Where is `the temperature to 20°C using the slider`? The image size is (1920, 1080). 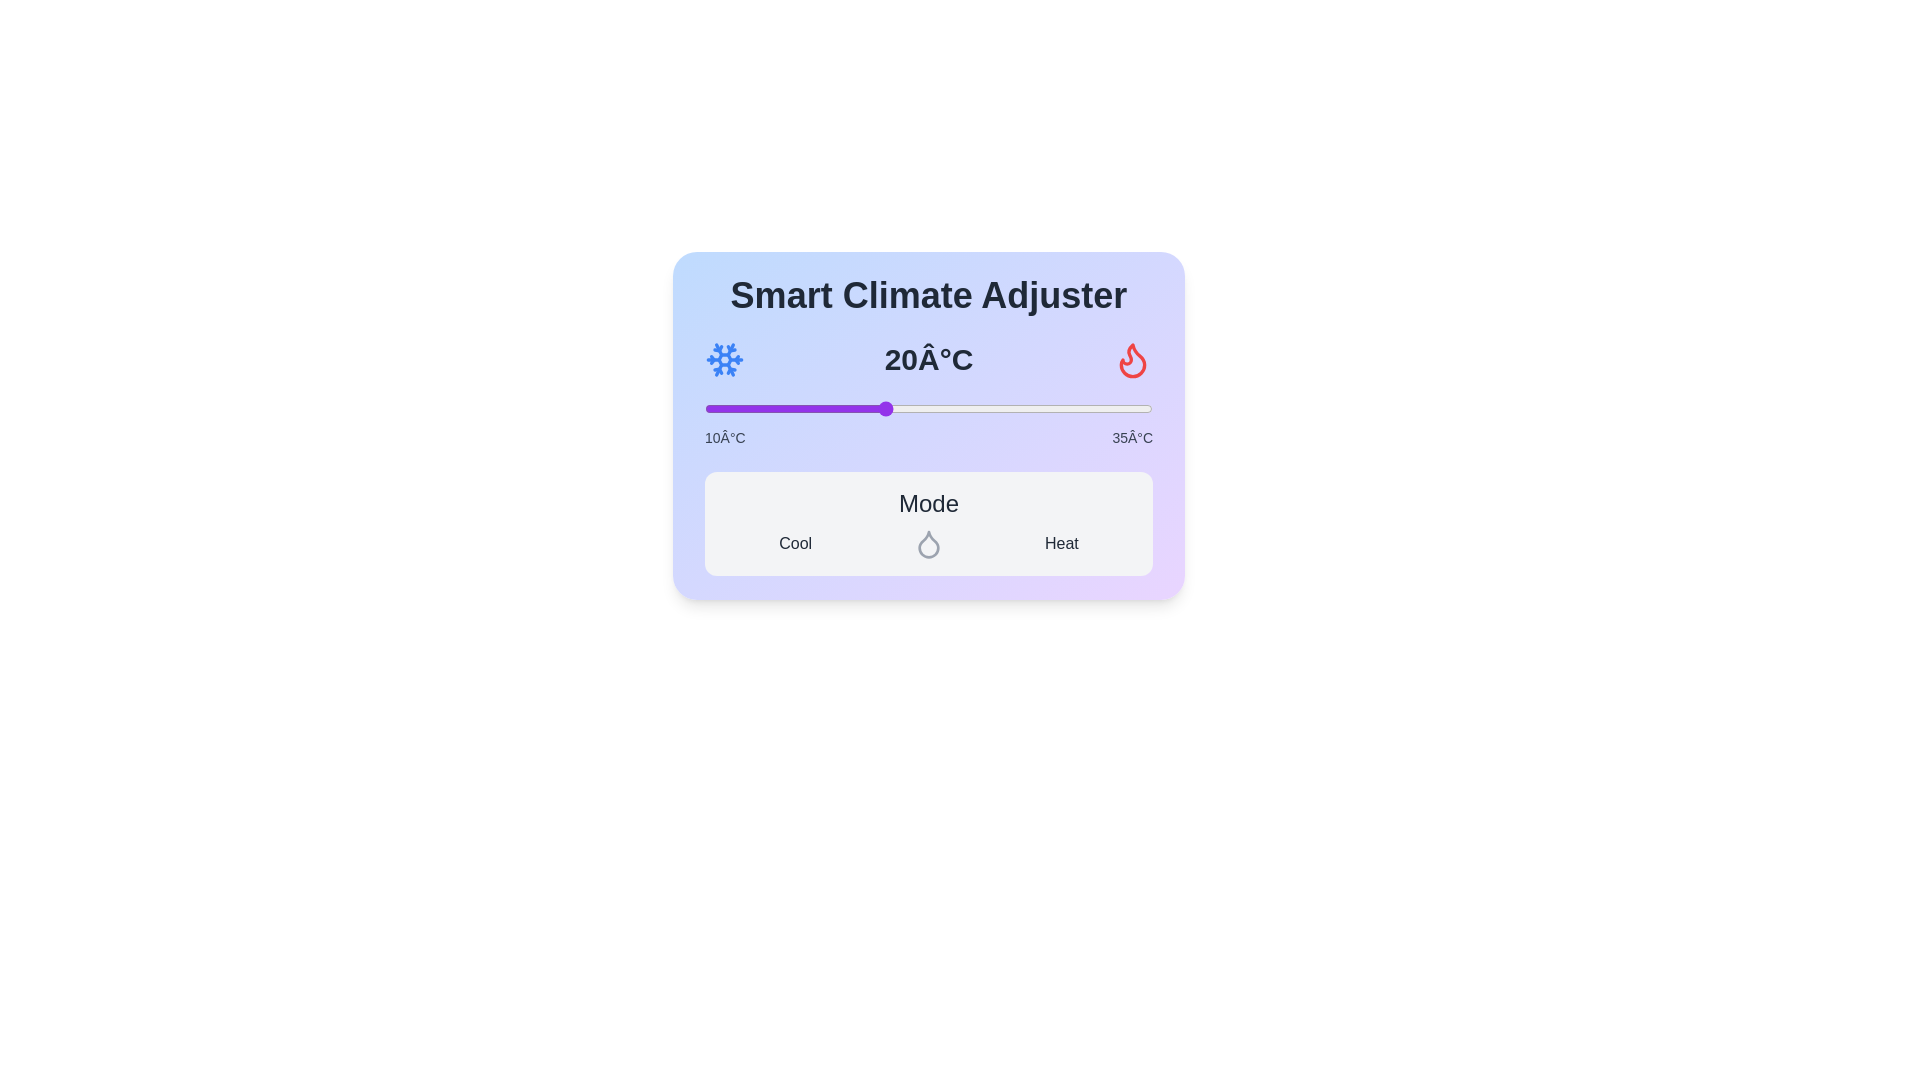 the temperature to 20°C using the slider is located at coordinates (883, 407).